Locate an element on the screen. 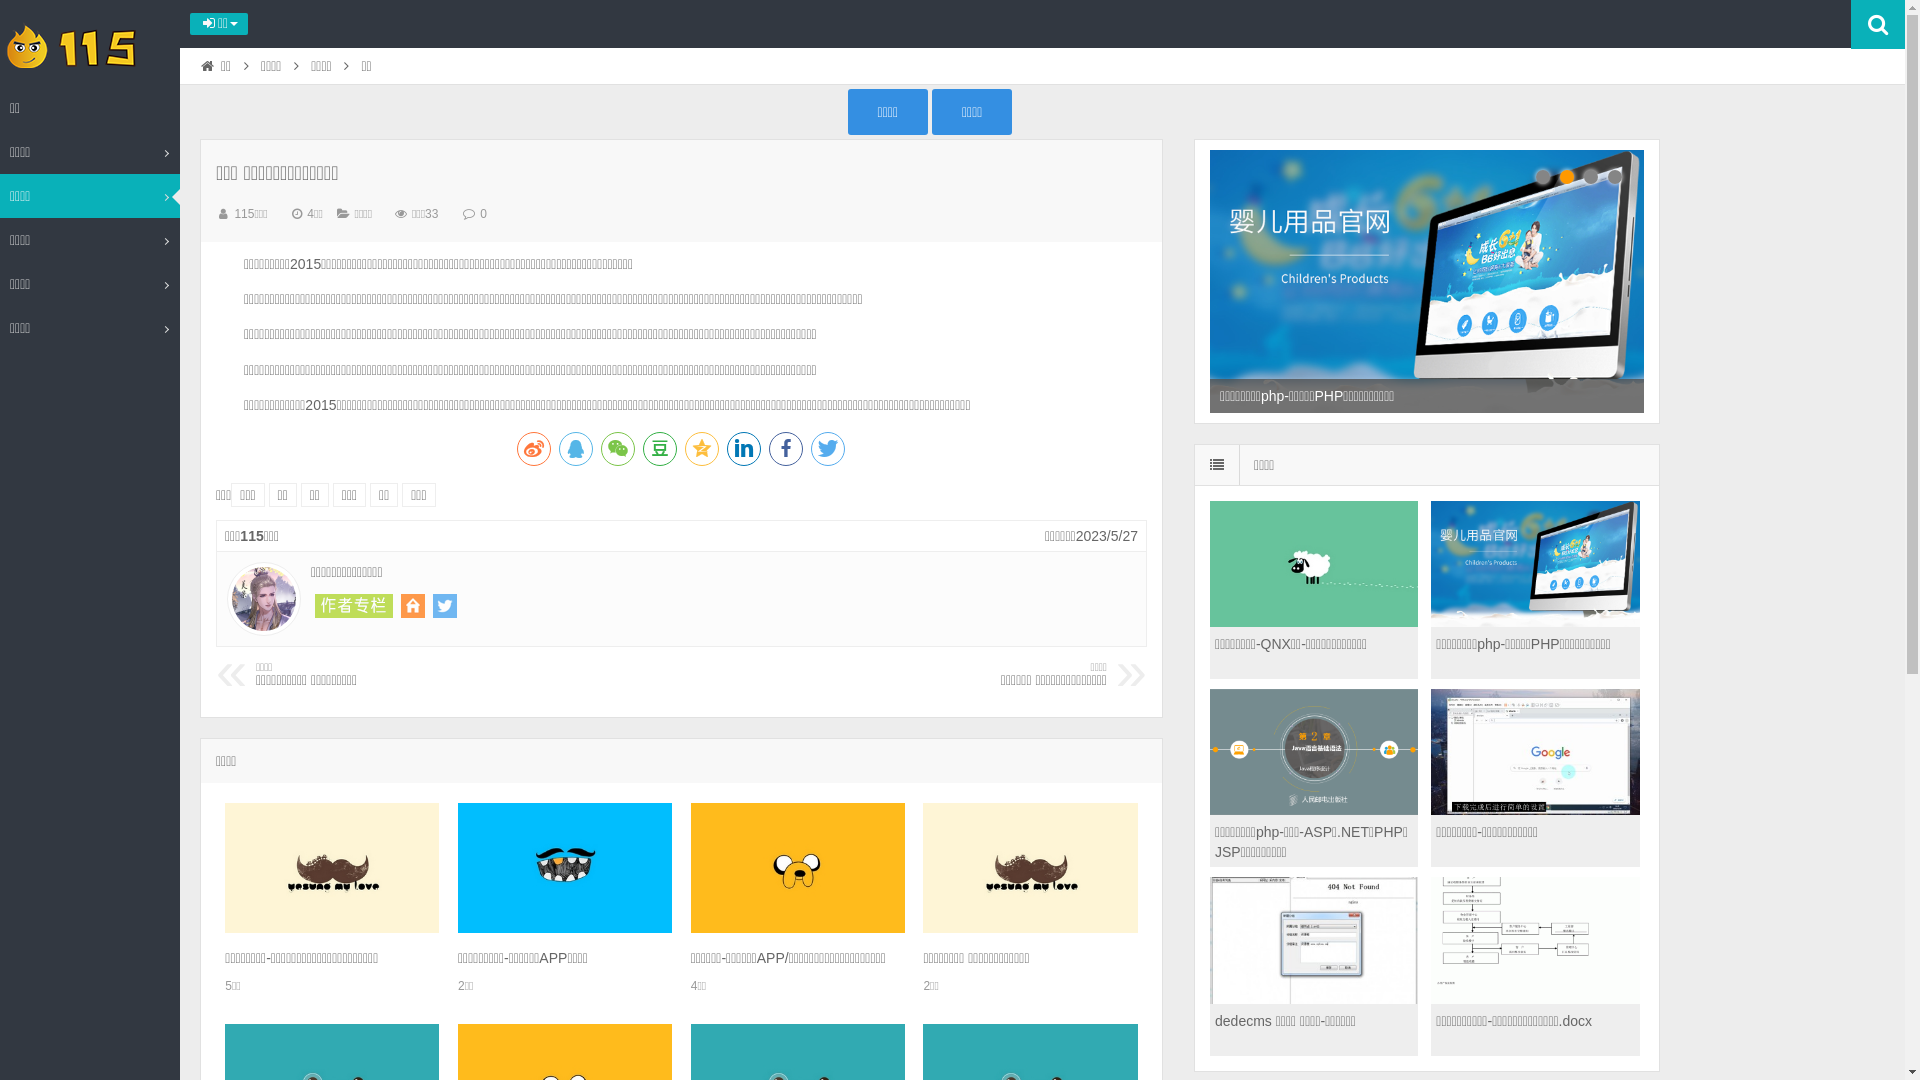 Image resolution: width=1920 pixels, height=1080 pixels. '0' is located at coordinates (483, 213).